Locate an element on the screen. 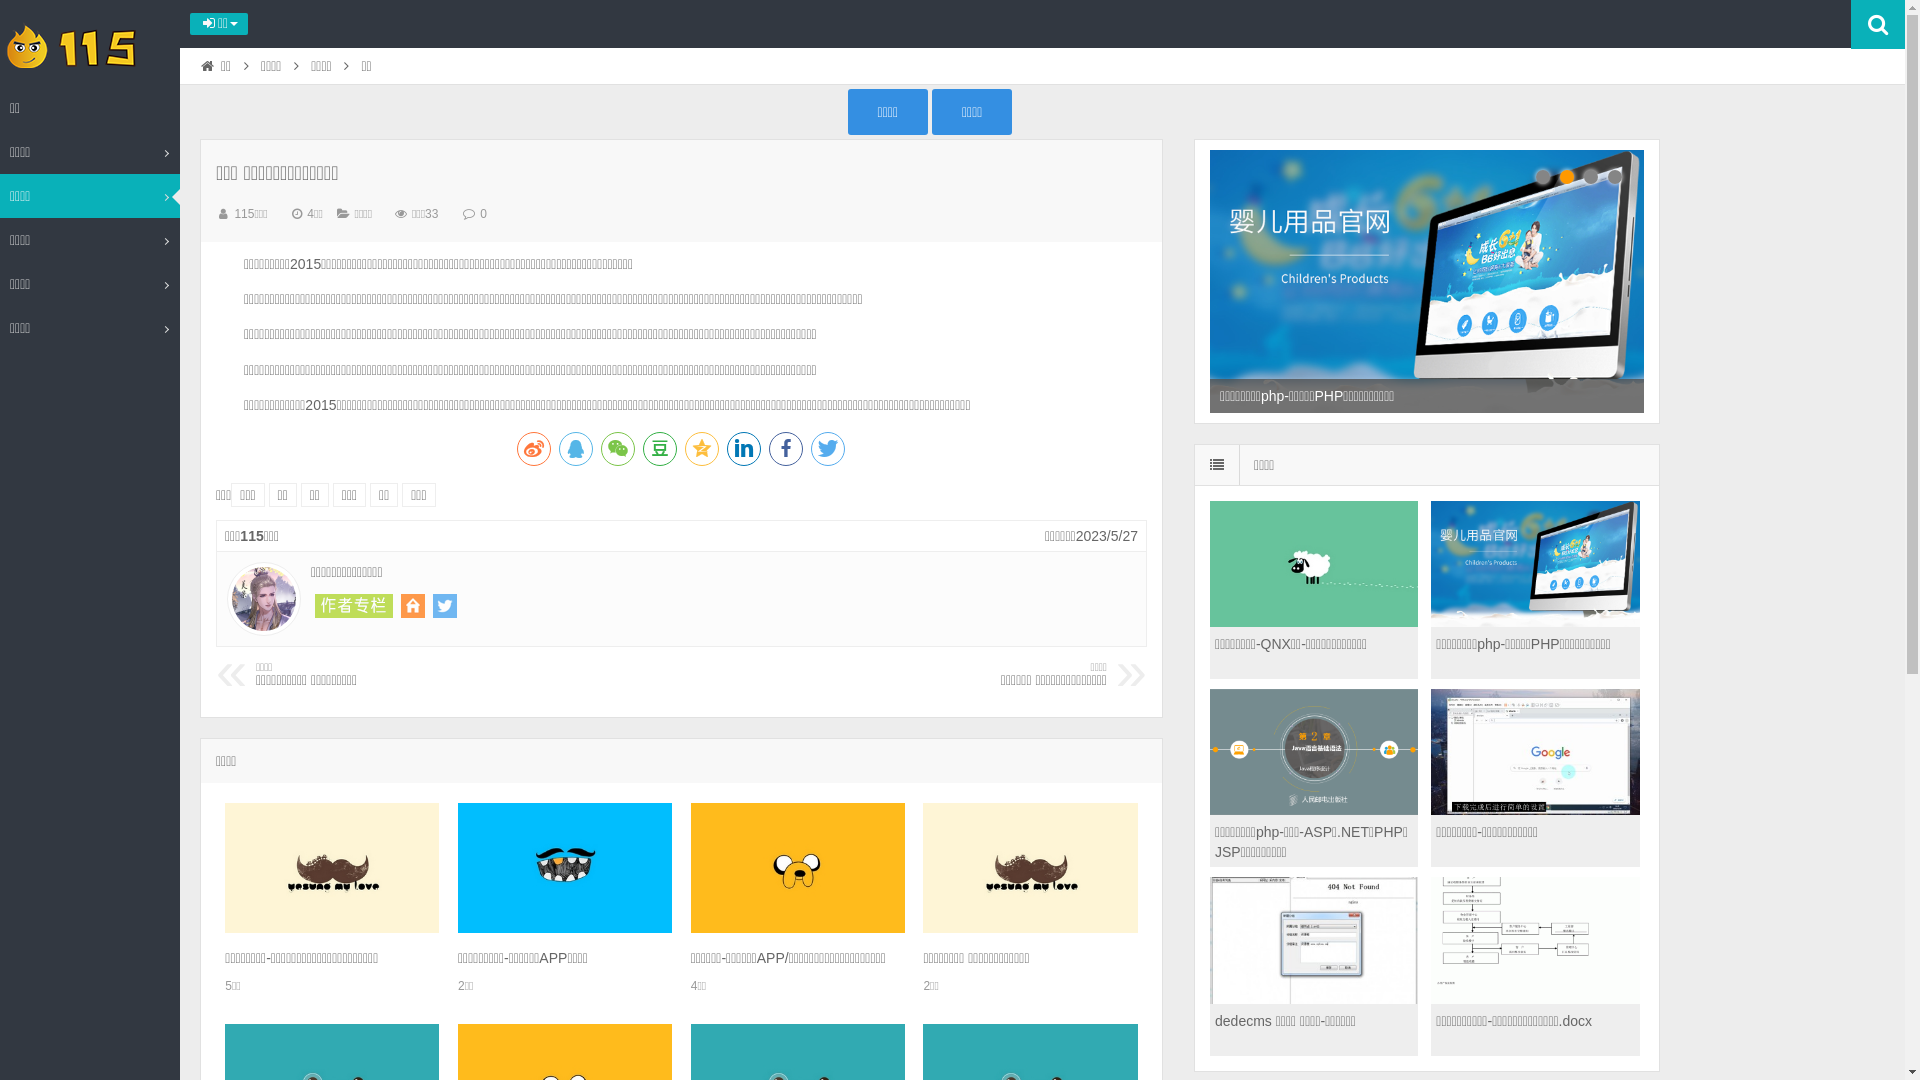 Image resolution: width=1920 pixels, height=1080 pixels. '0' is located at coordinates (483, 213).